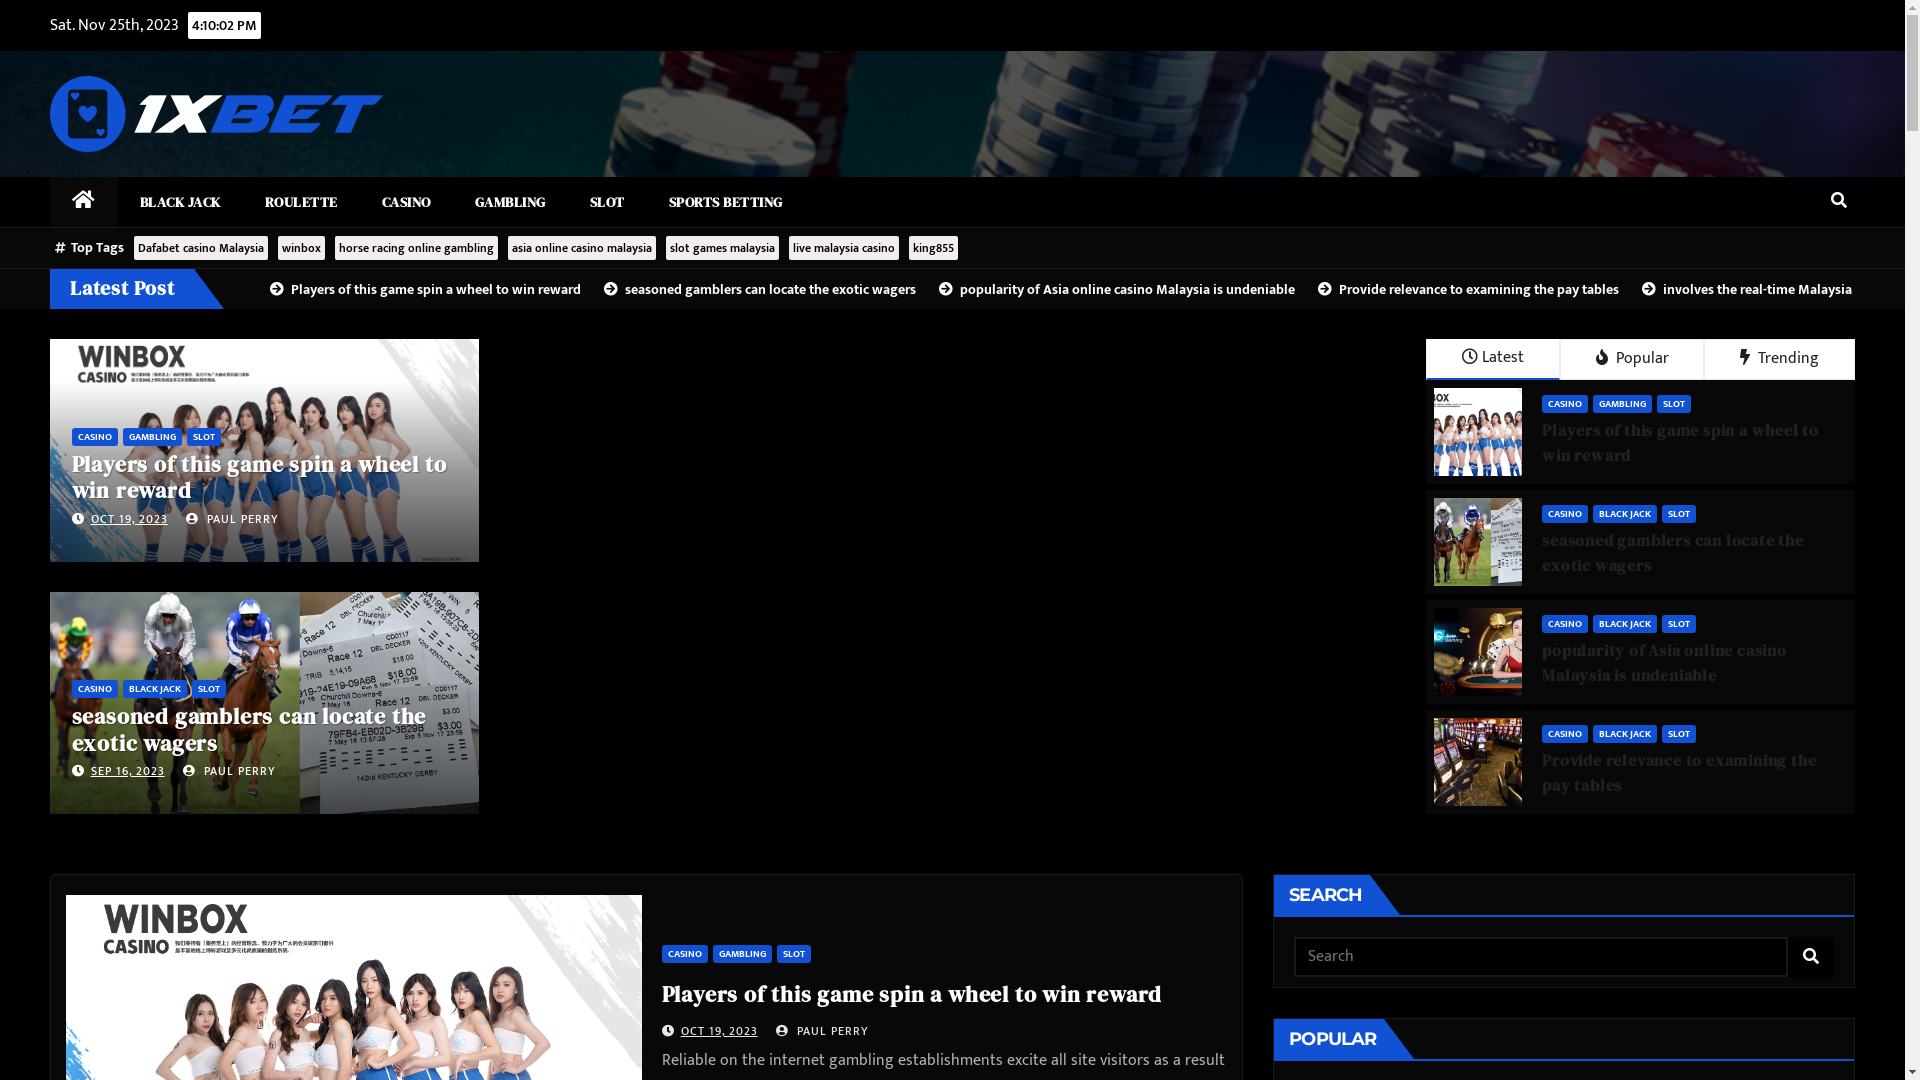 The width and height of the screenshot is (1920, 1080). Describe the element at coordinates (300, 246) in the screenshot. I see `'winbox'` at that location.